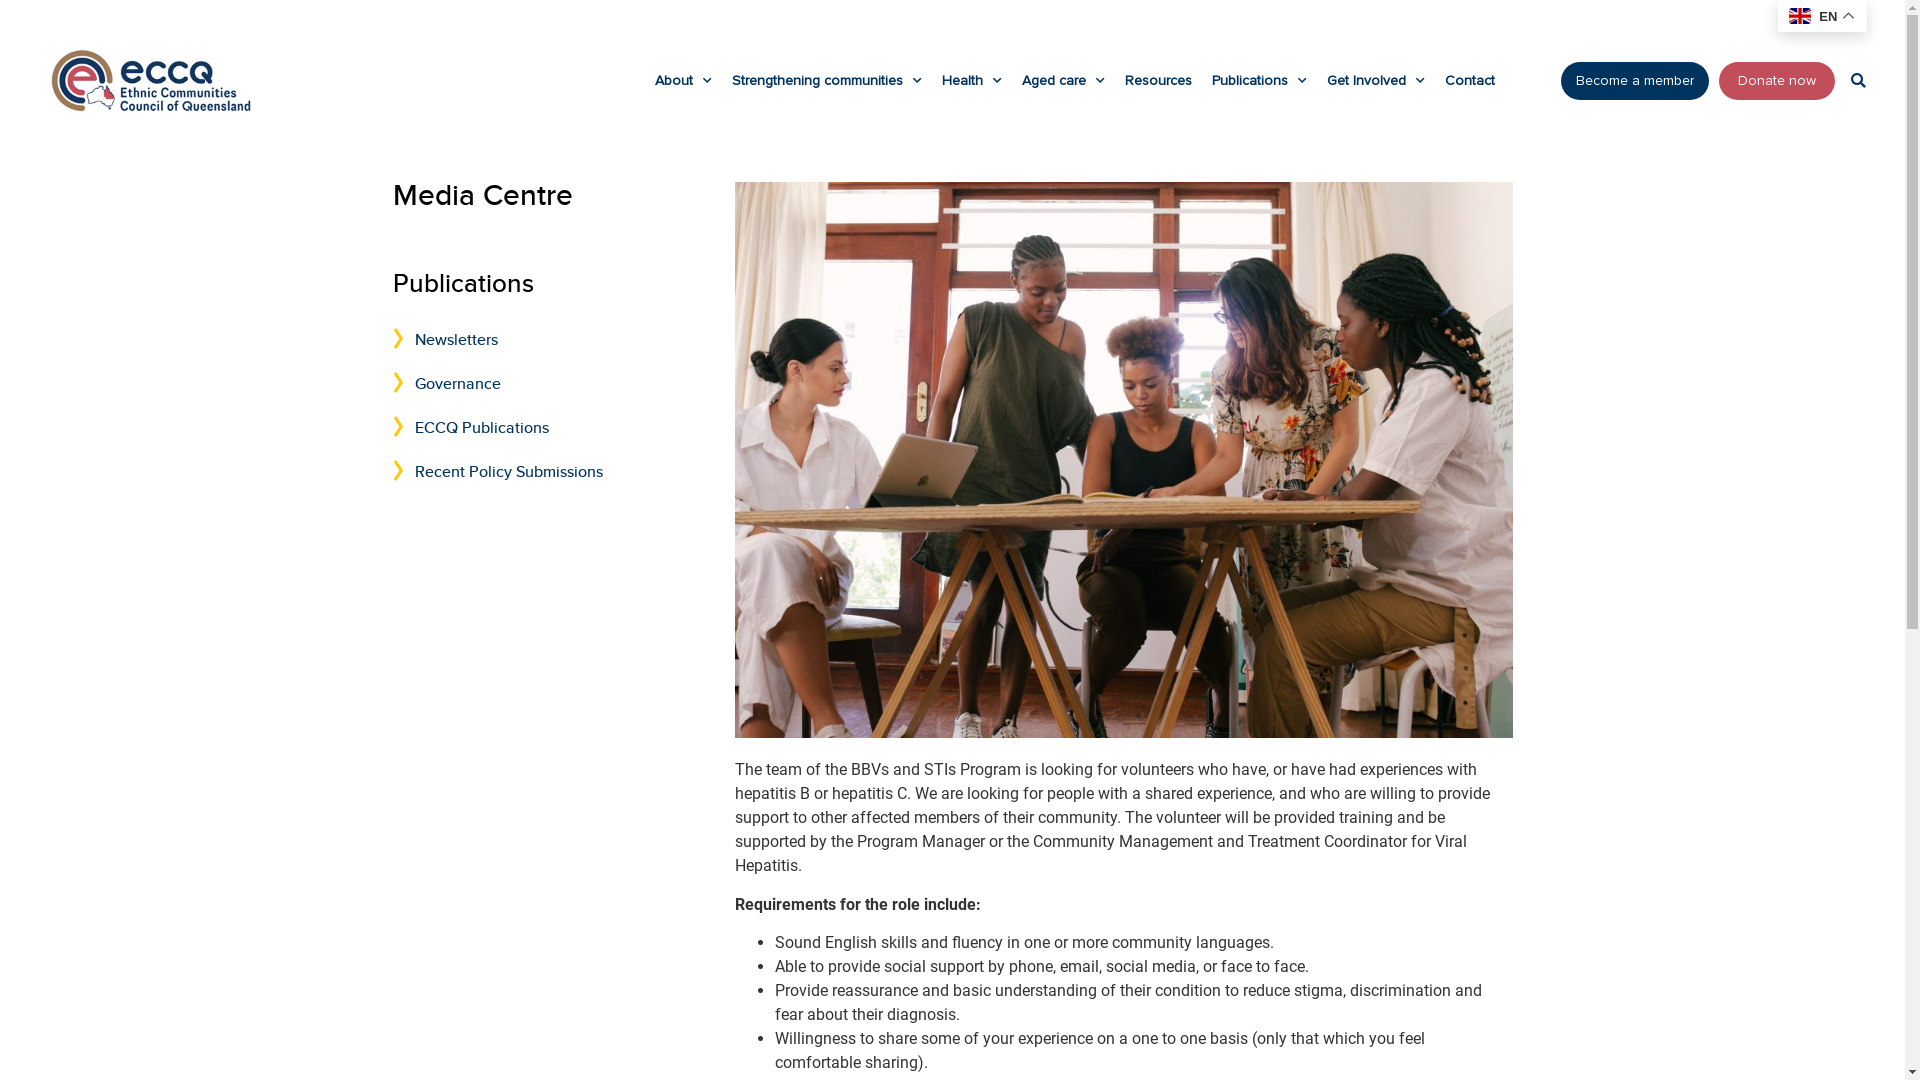 This screenshot has height=1080, width=1920. What do you see at coordinates (552, 471) in the screenshot?
I see `'Recent Policy Submissions'` at bounding box center [552, 471].